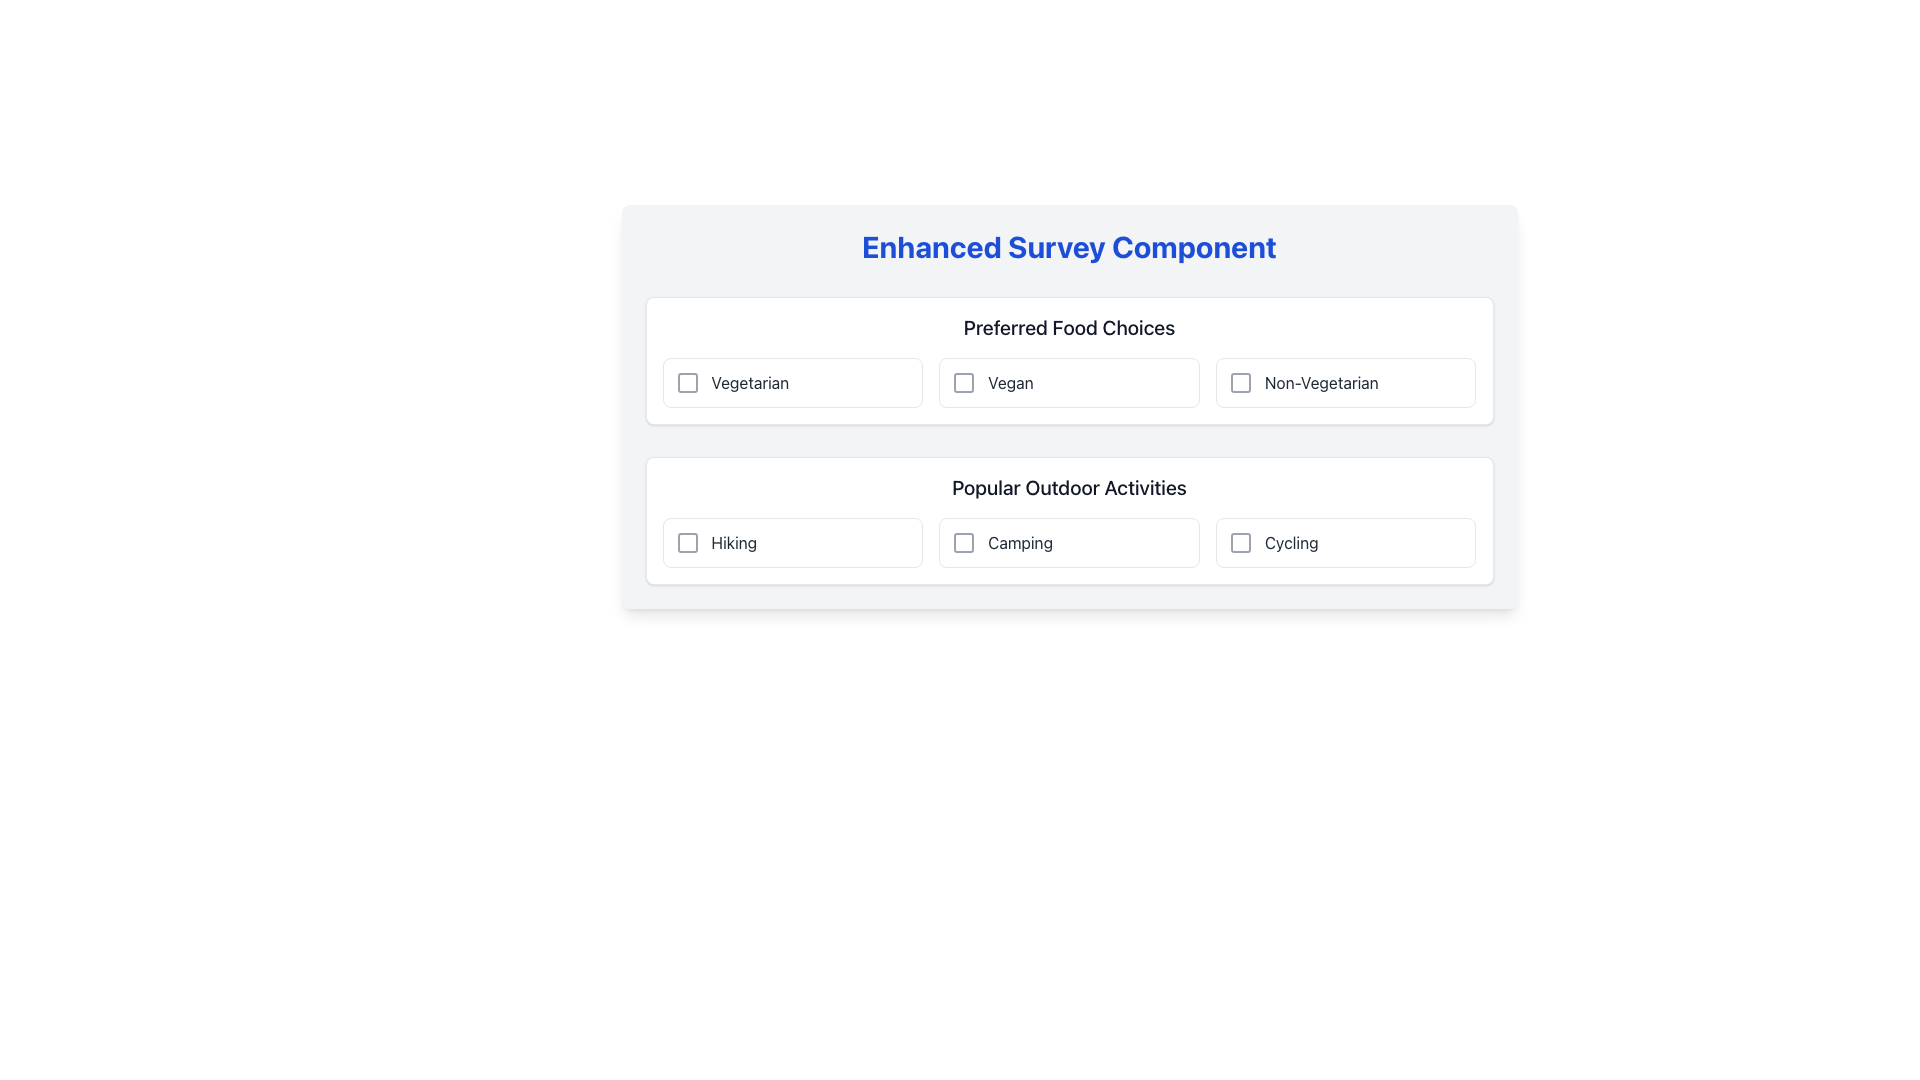 Image resolution: width=1920 pixels, height=1080 pixels. Describe the element at coordinates (1239, 543) in the screenshot. I see `the checkbox icon located within the 'Cycling' button` at that location.